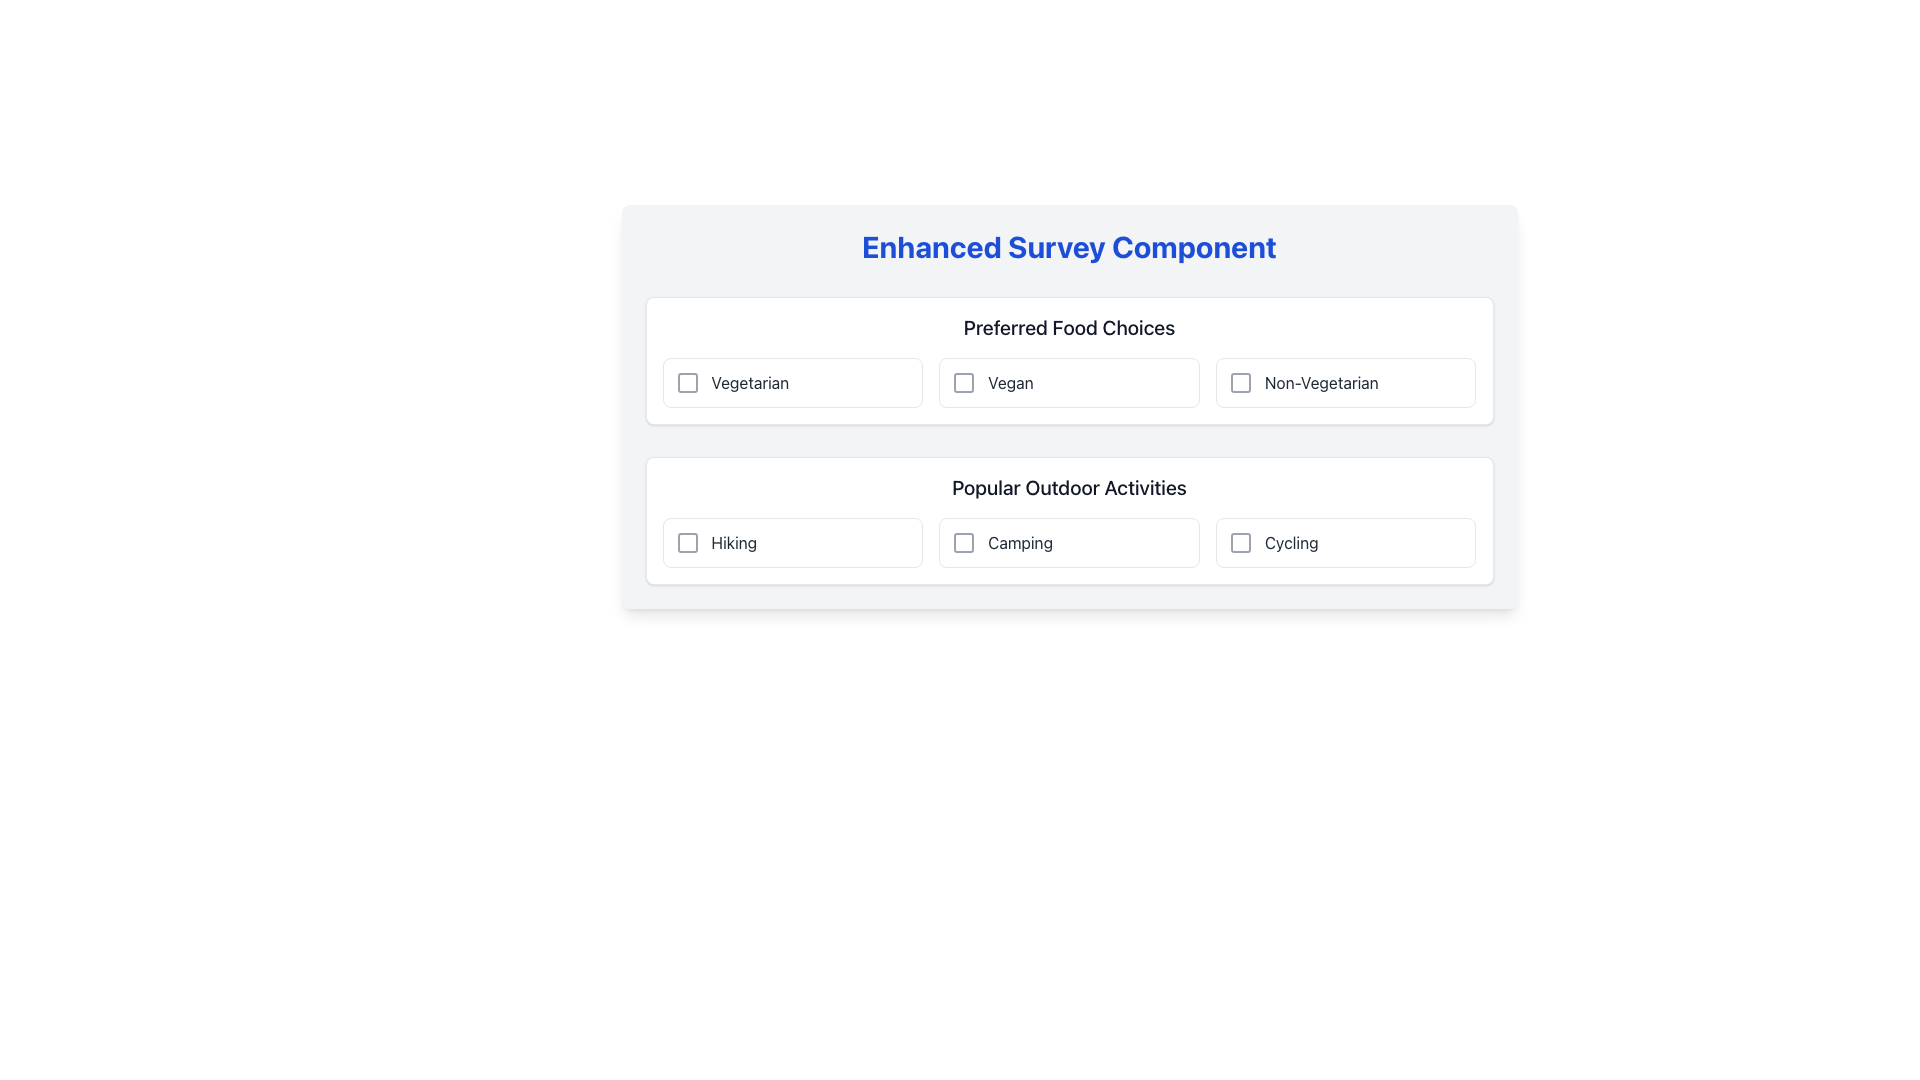 Image resolution: width=1920 pixels, height=1080 pixels. Describe the element at coordinates (1239, 543) in the screenshot. I see `the checkbox icon located within the 'Cycling' button` at that location.